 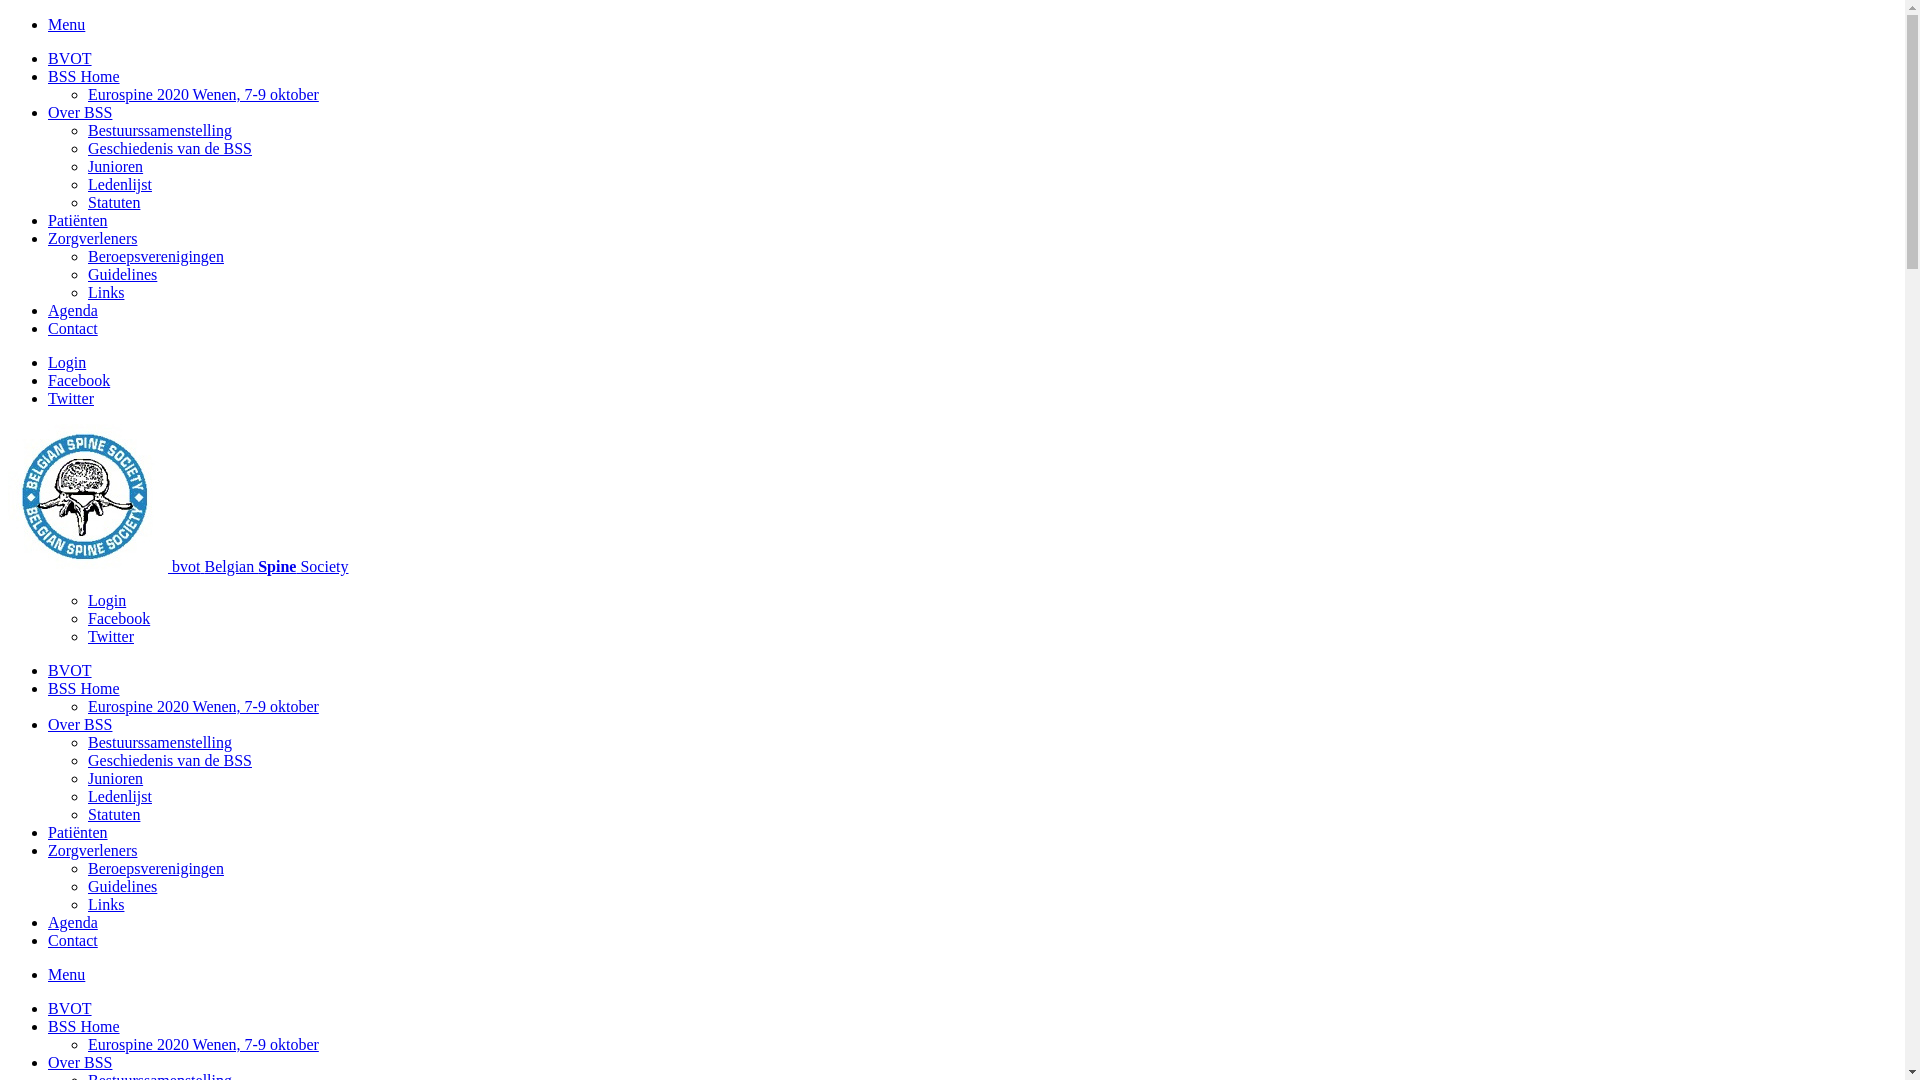 I want to click on 'Twitter', so click(x=109, y=636).